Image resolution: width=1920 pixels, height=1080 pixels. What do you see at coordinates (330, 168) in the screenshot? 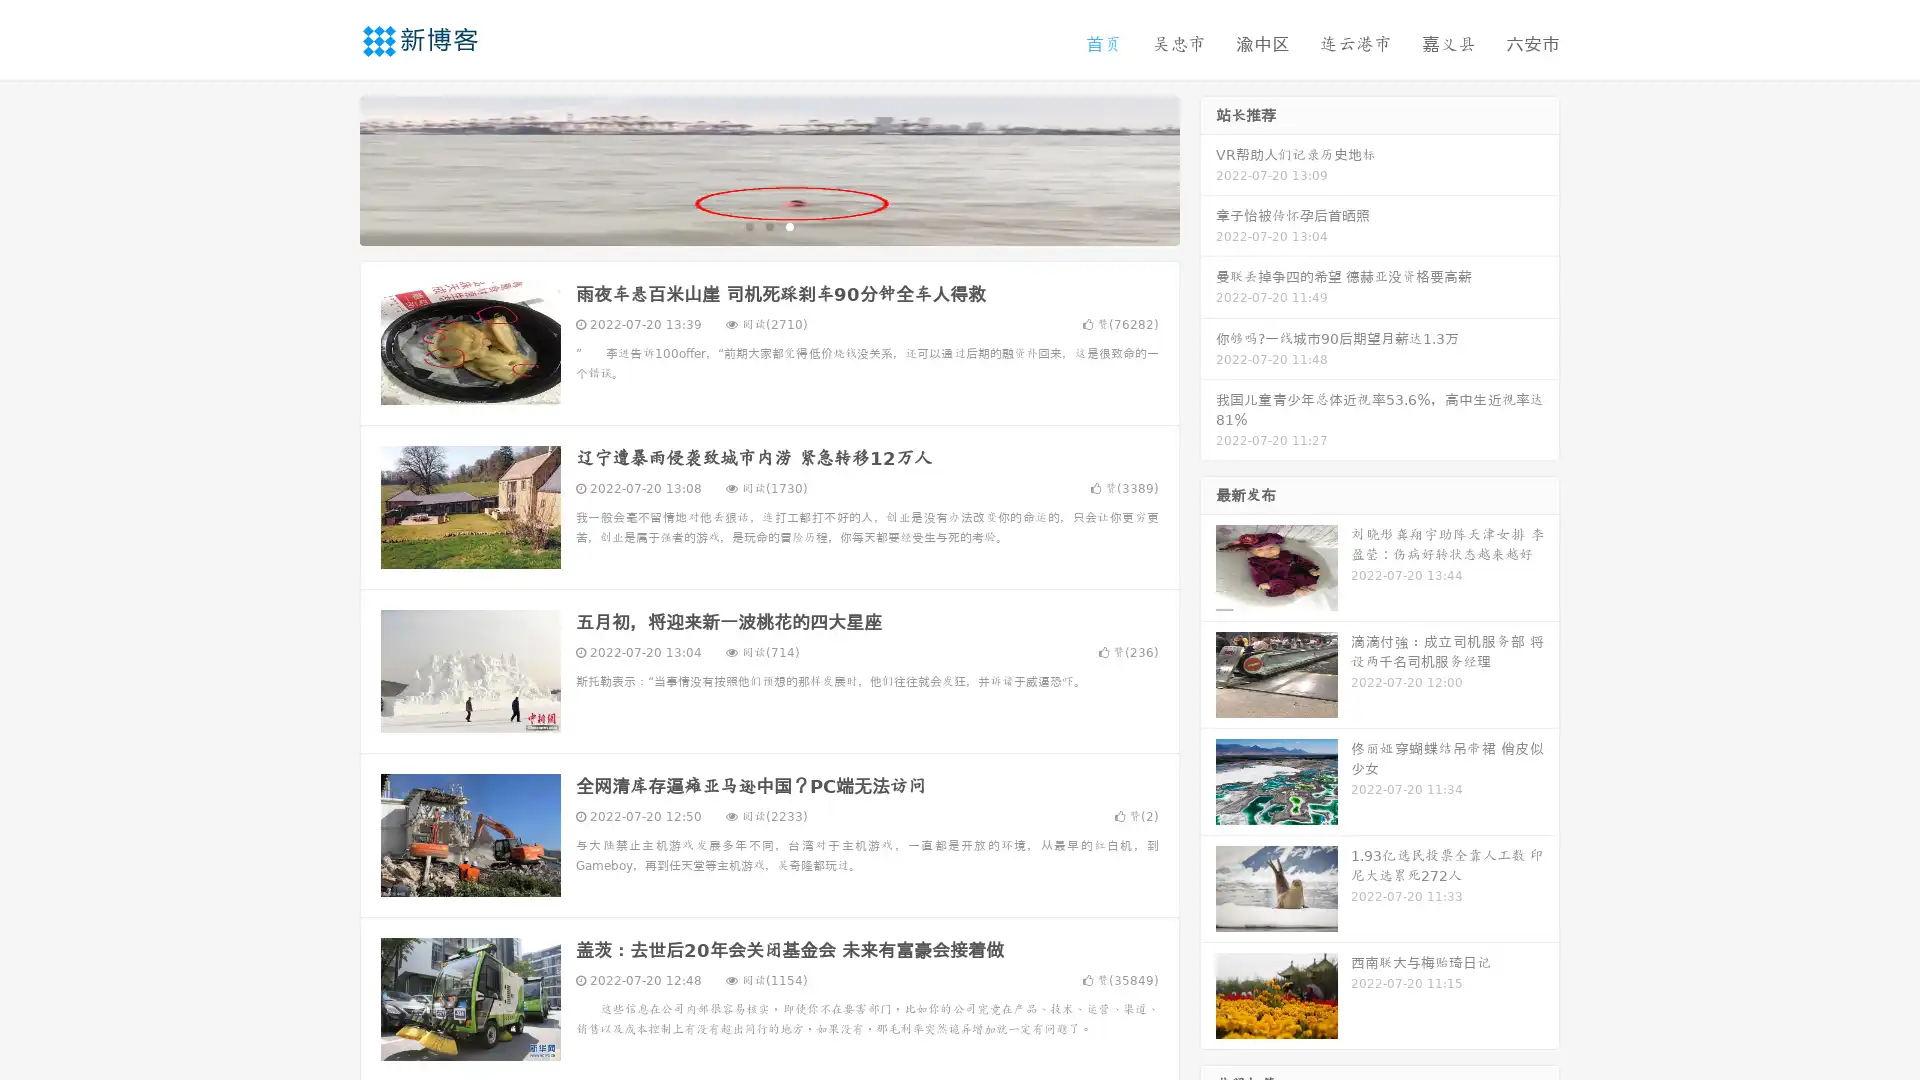
I see `Previous slide` at bounding box center [330, 168].